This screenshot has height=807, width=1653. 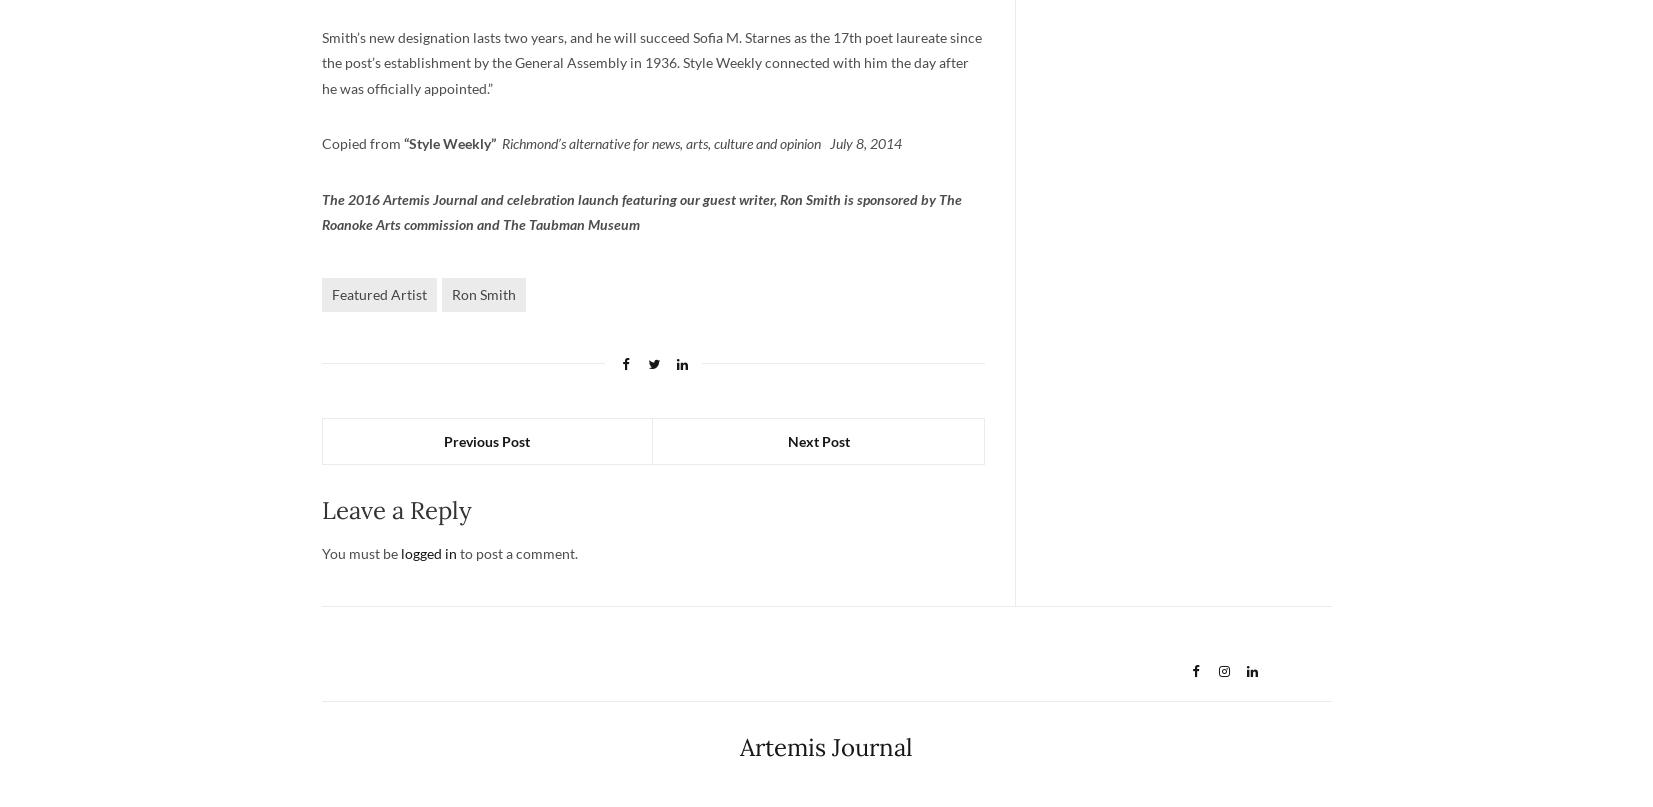 I want to click on 'Richmond’s alternative for news, arts, culture and opinion   July 8, 2014', so click(x=700, y=142).